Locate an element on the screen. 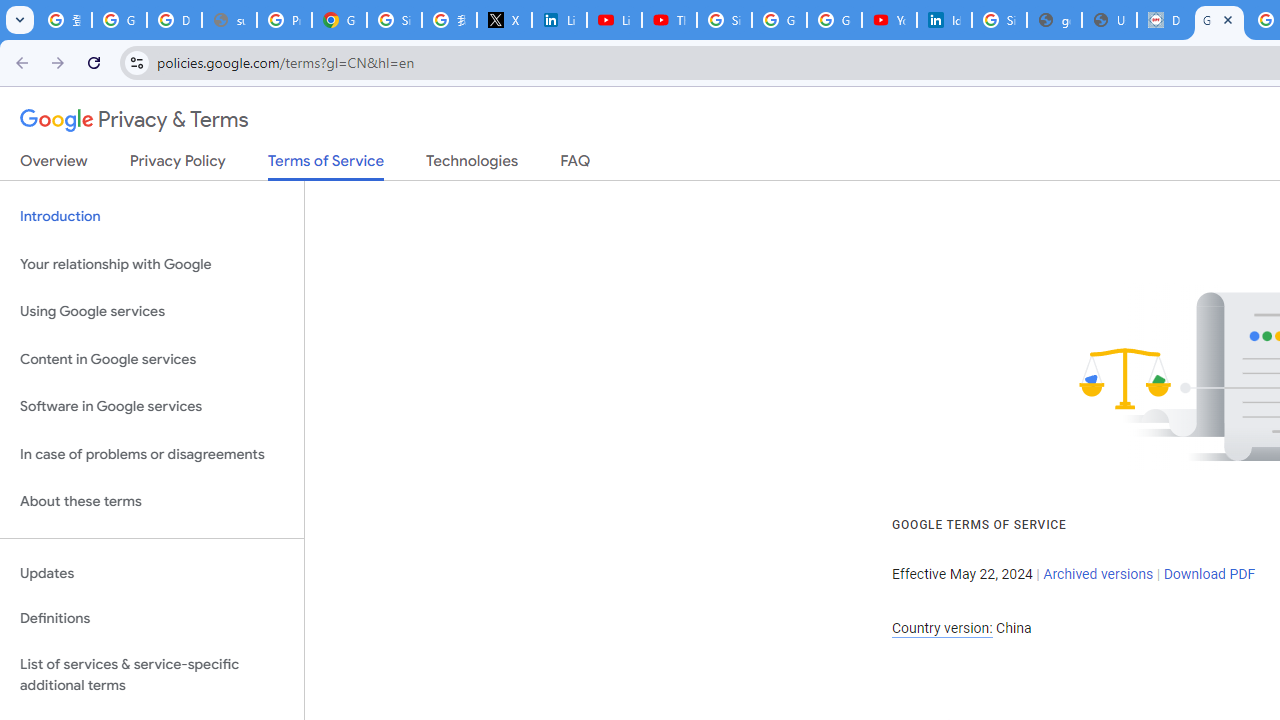  'LinkedIn - YouTube' is located at coordinates (614, 20).